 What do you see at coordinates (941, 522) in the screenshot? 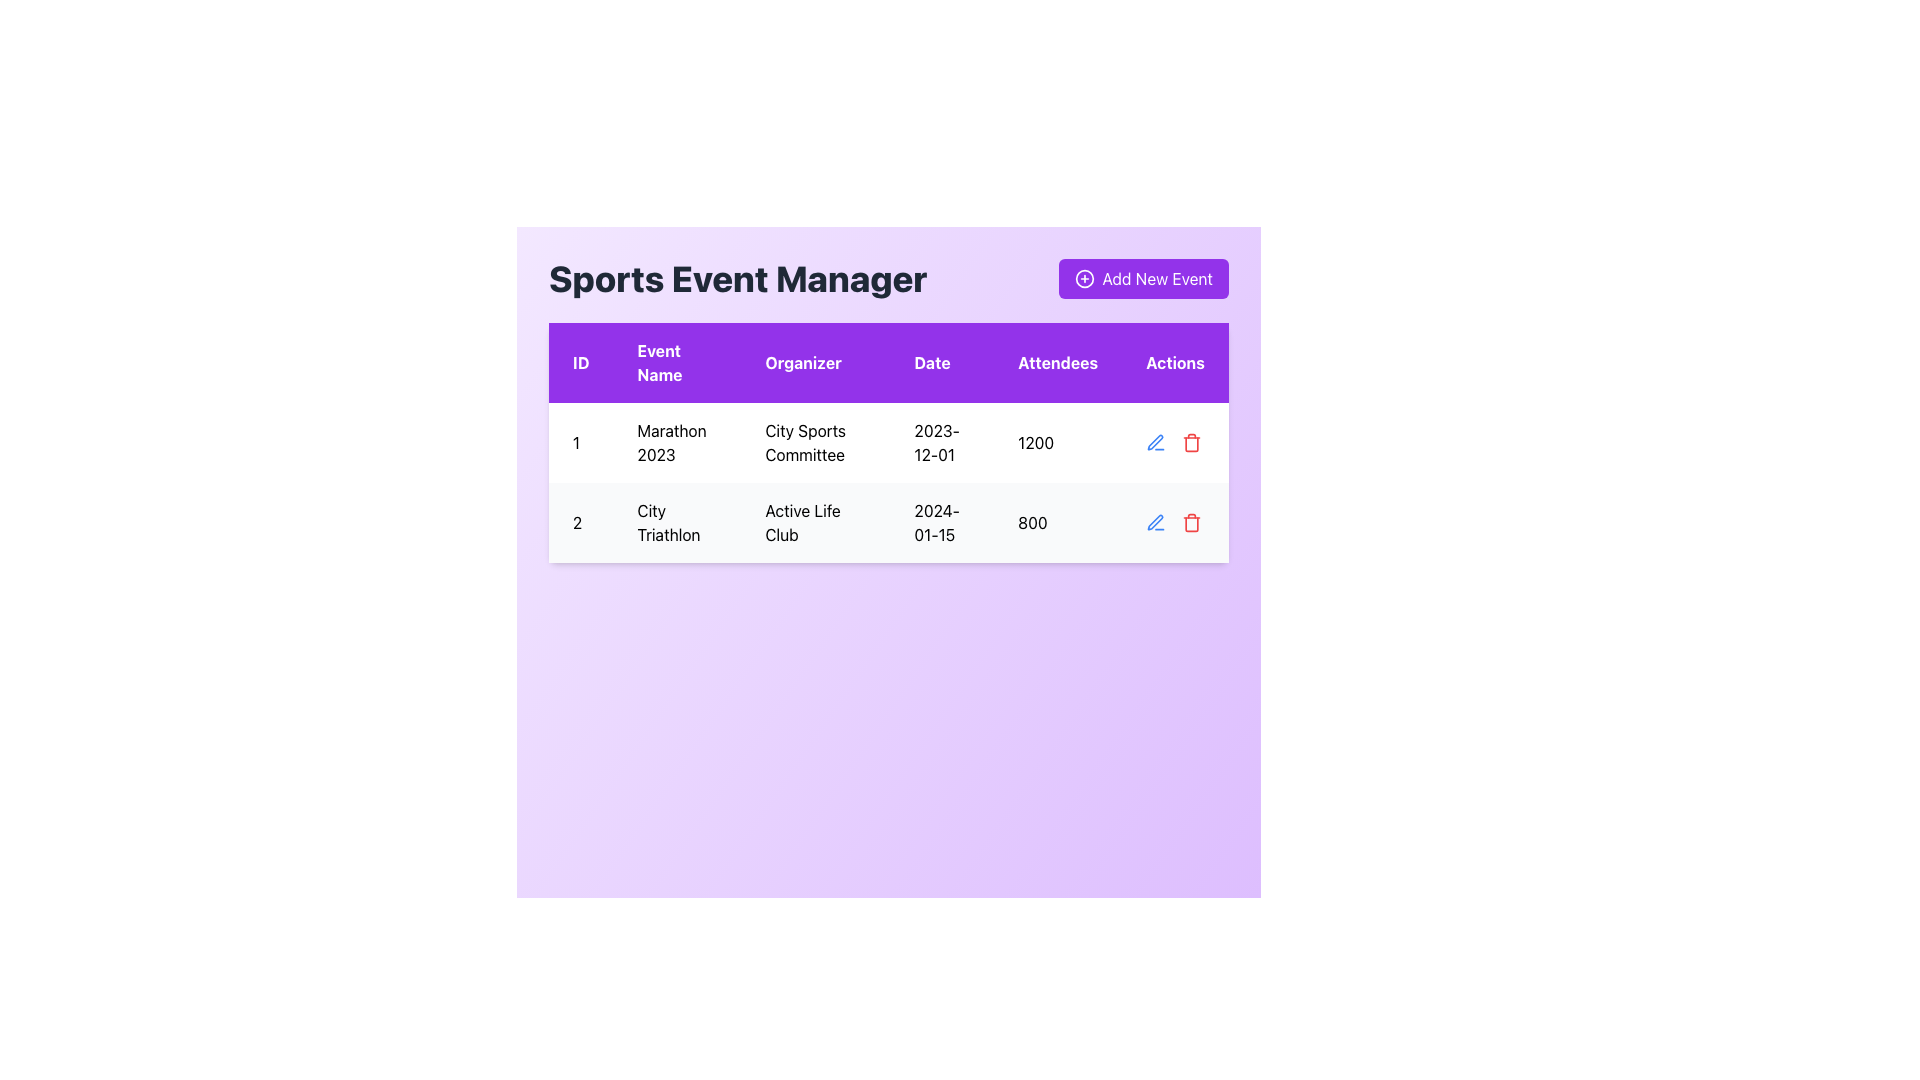
I see `text content displayed in the non-interactive text field located in the fourth column of the second row of the table, which is between the 'Active Life Club' and '800' cells` at bounding box center [941, 522].